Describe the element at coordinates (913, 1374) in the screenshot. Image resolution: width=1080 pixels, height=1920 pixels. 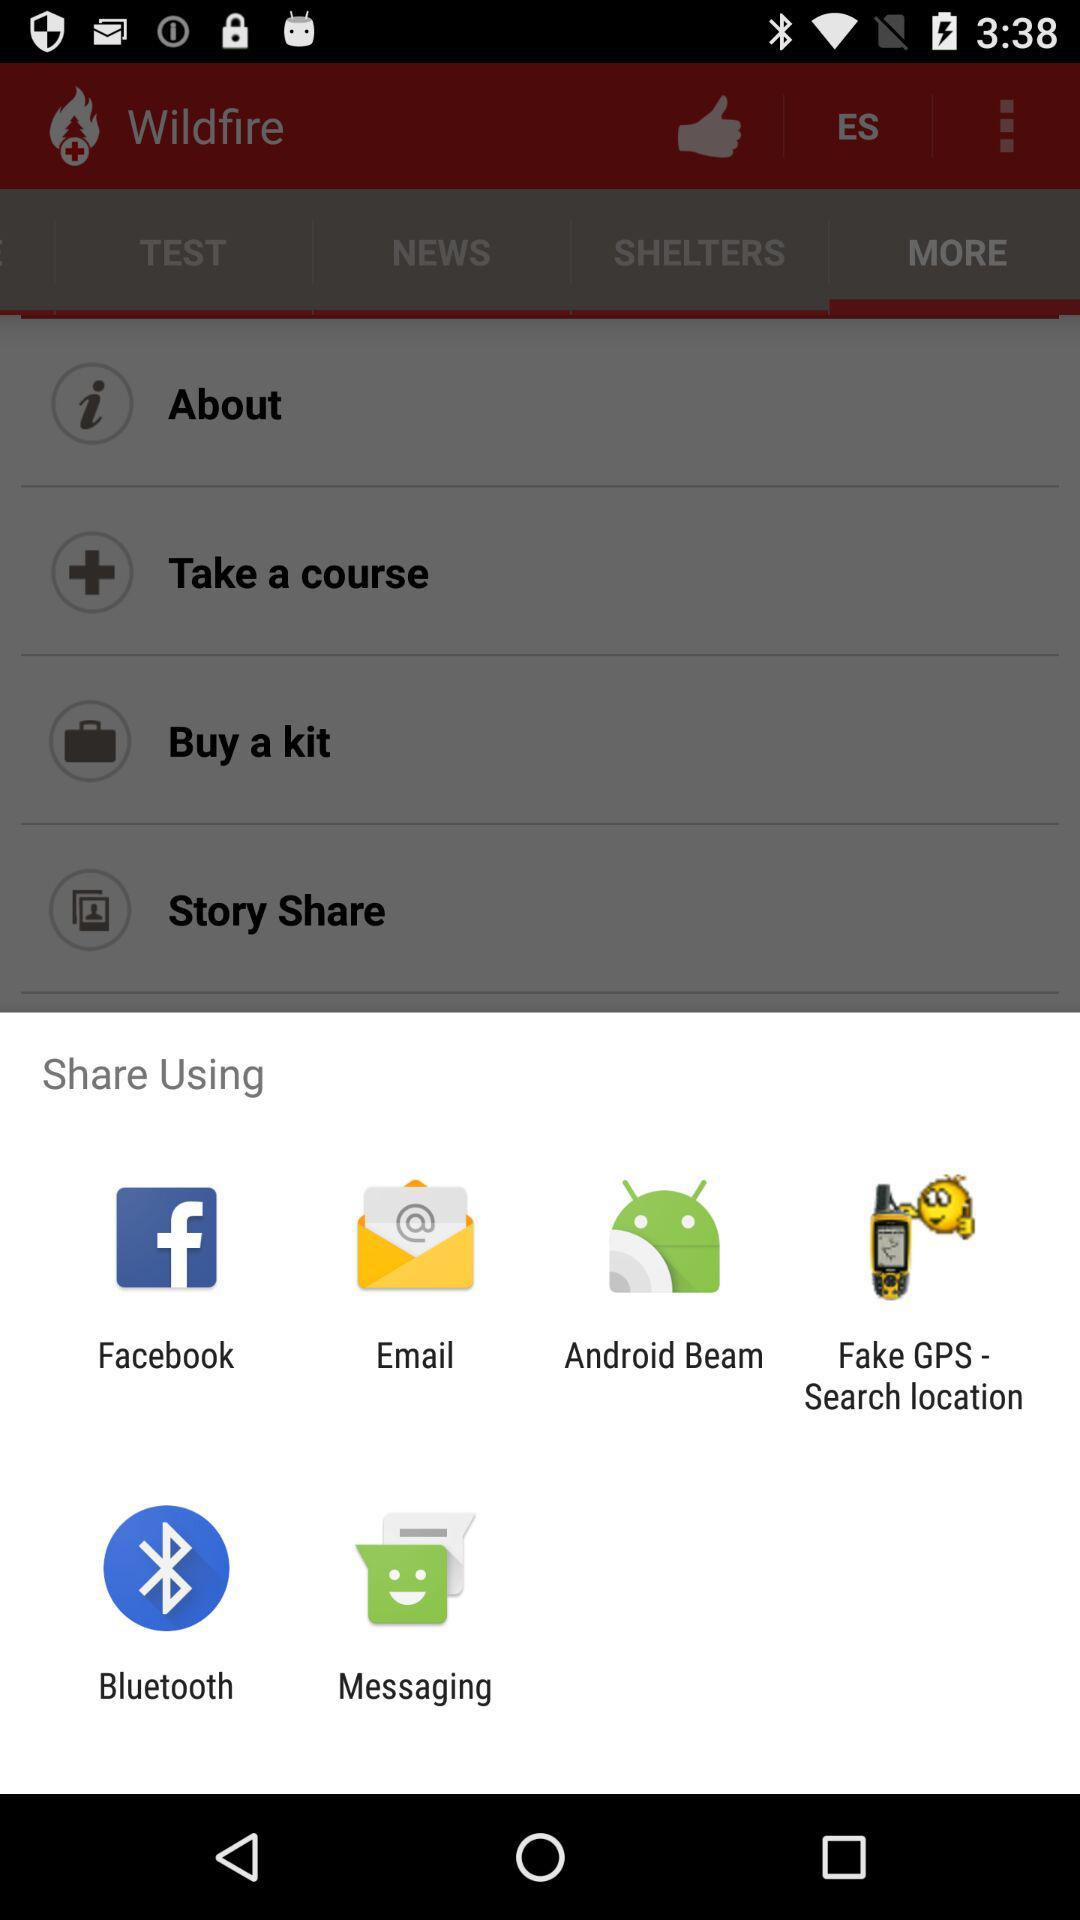
I see `the item to the right of android beam icon` at that location.